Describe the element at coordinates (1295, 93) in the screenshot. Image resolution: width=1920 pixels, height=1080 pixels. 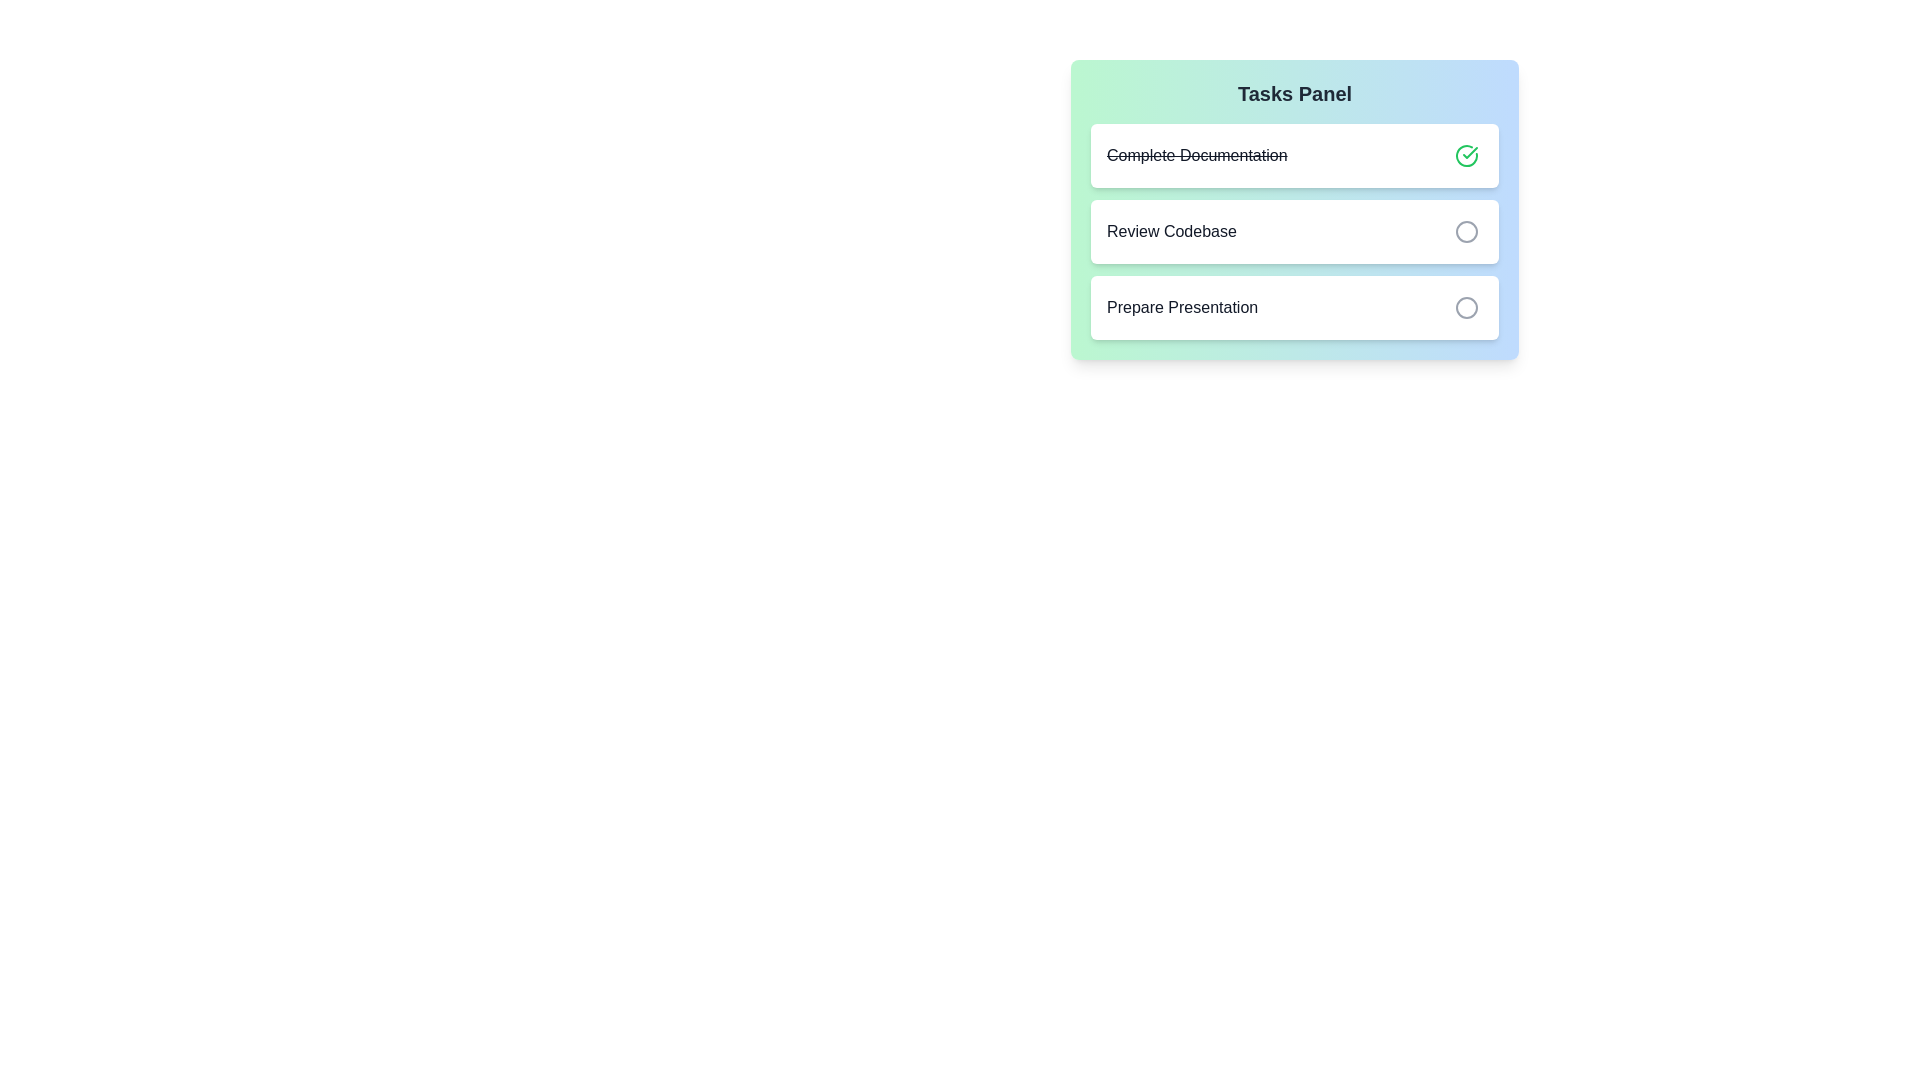
I see `the 'Tasks Panel' title` at that location.